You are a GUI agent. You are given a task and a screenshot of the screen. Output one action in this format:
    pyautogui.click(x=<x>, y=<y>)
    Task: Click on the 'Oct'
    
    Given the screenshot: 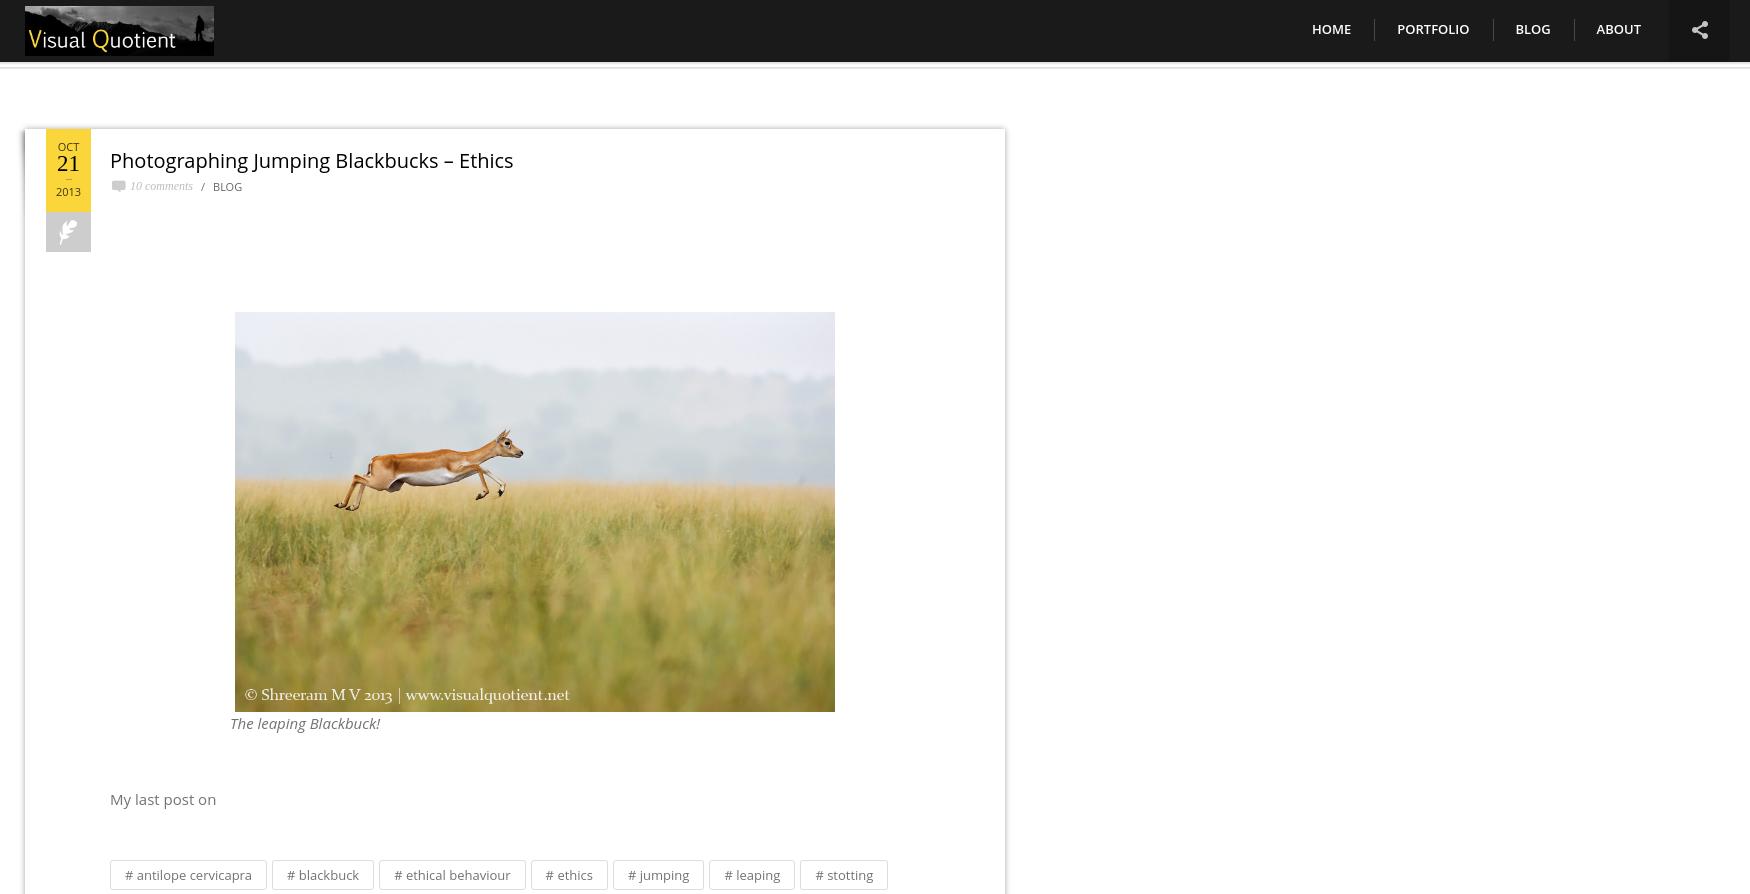 What is the action you would take?
    pyautogui.click(x=68, y=146)
    